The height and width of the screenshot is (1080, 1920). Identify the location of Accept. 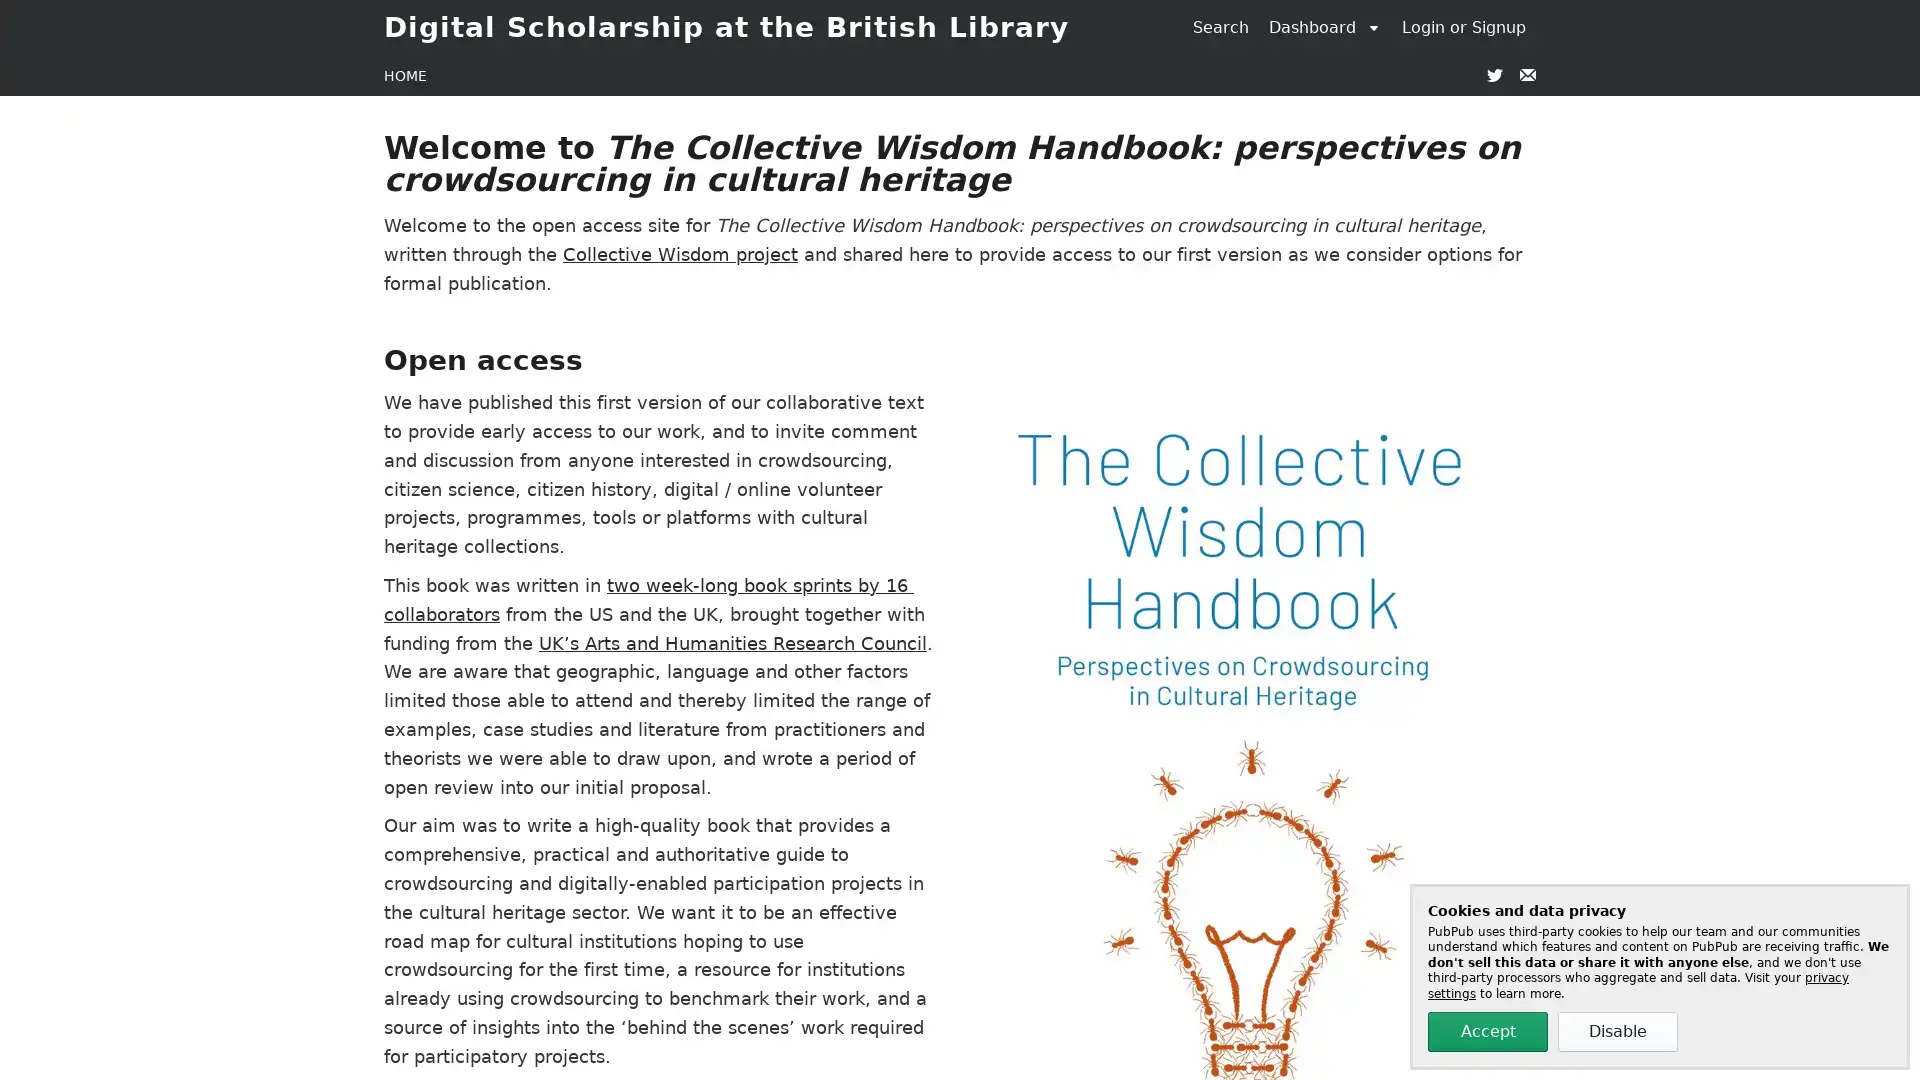
(1488, 1032).